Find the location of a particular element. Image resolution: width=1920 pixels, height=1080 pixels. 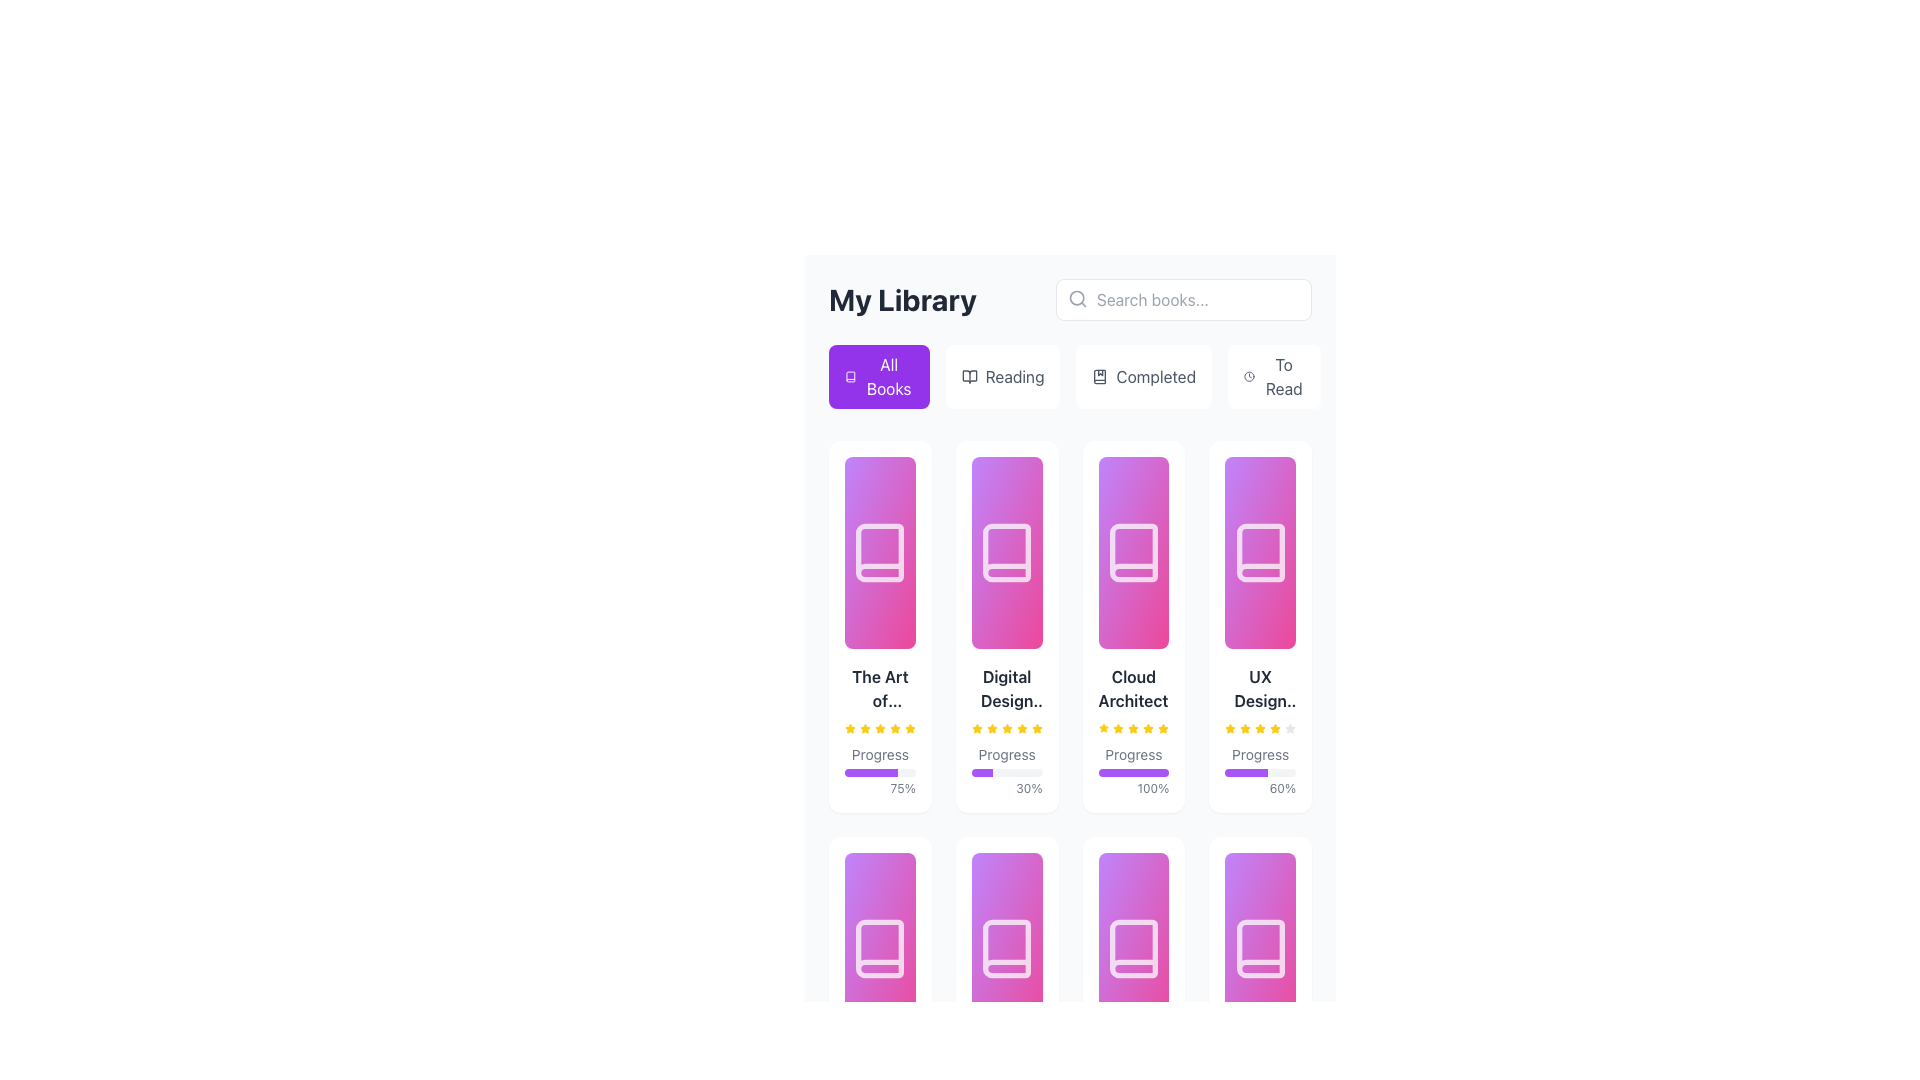

the book icon with a white outline against a pink-to-purple gradient background located in the second card labeled 'Digital Design' in the library grid is located at coordinates (1007, 552).